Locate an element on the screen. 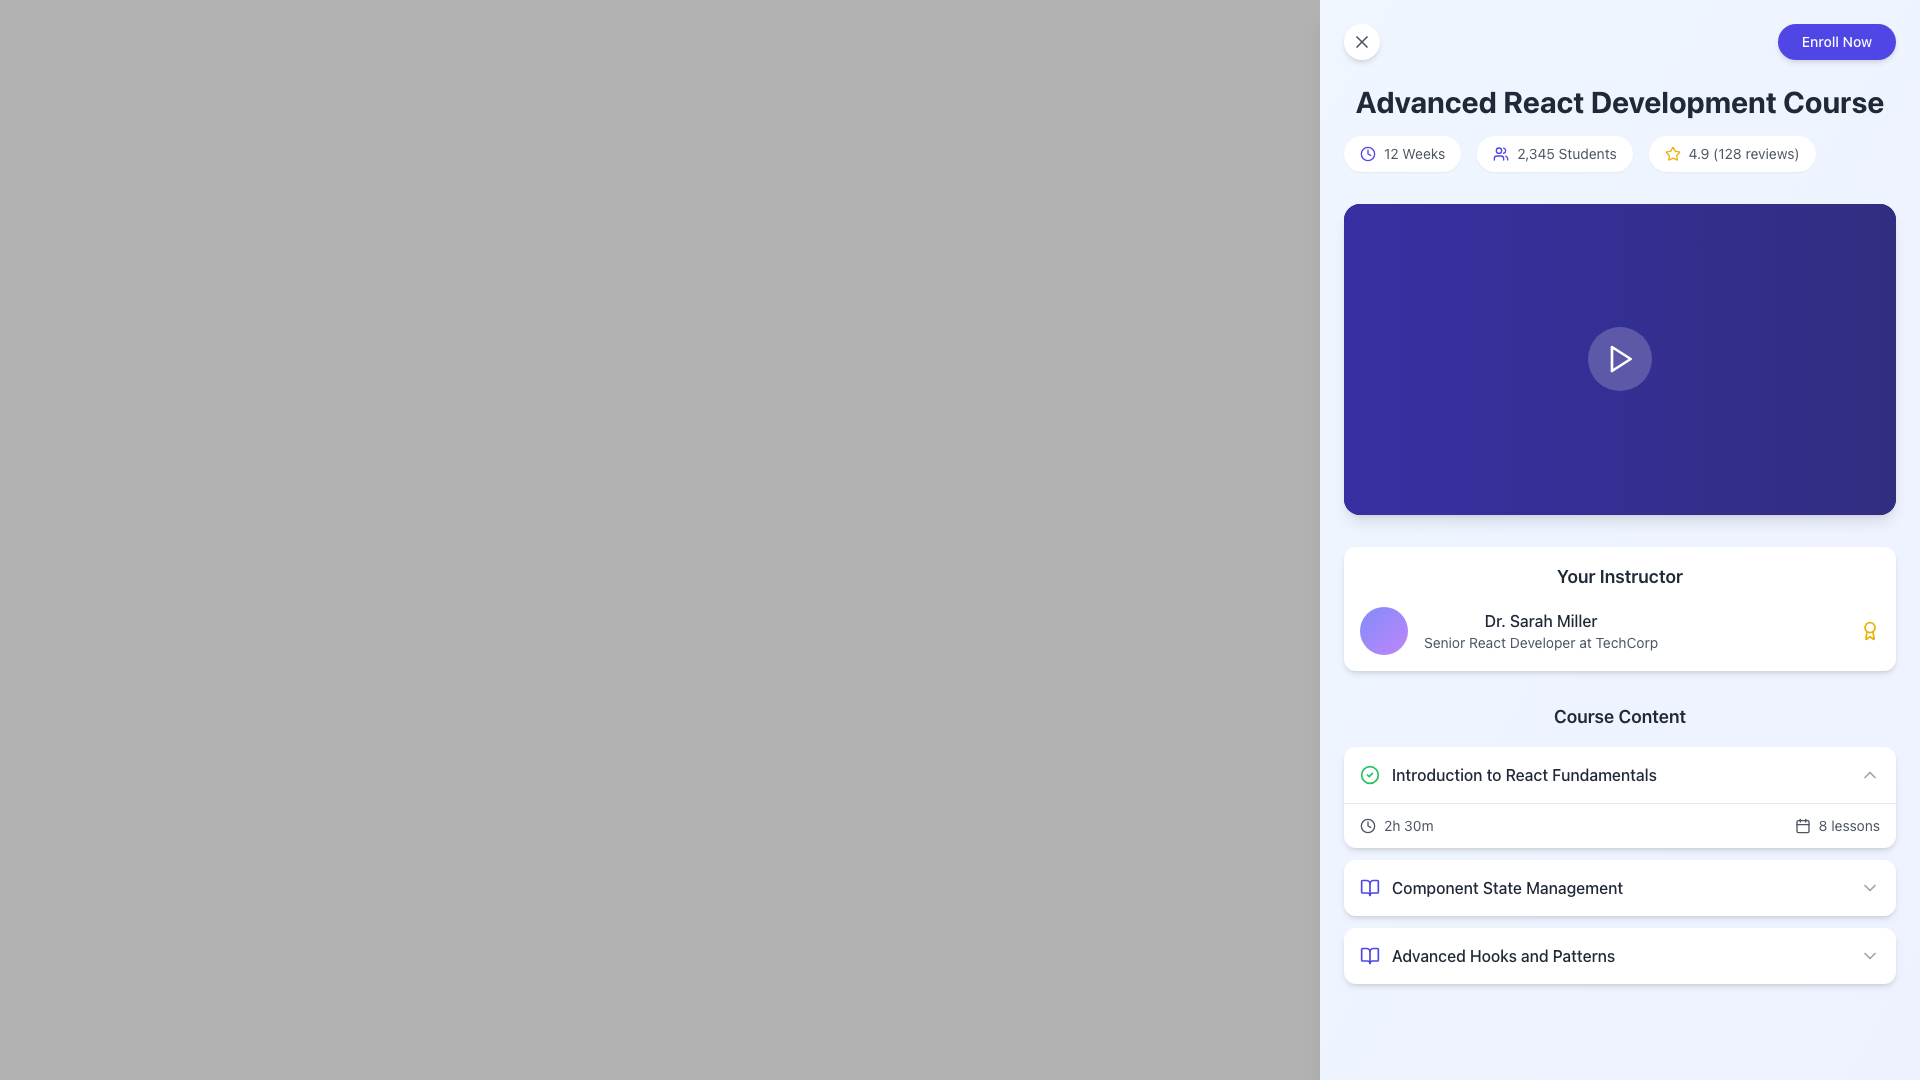  the static text label that provides information about the instructor's job title and company affiliation, located under the subsection 'Your Instructor' on the right side of the interface is located at coordinates (1540, 642).